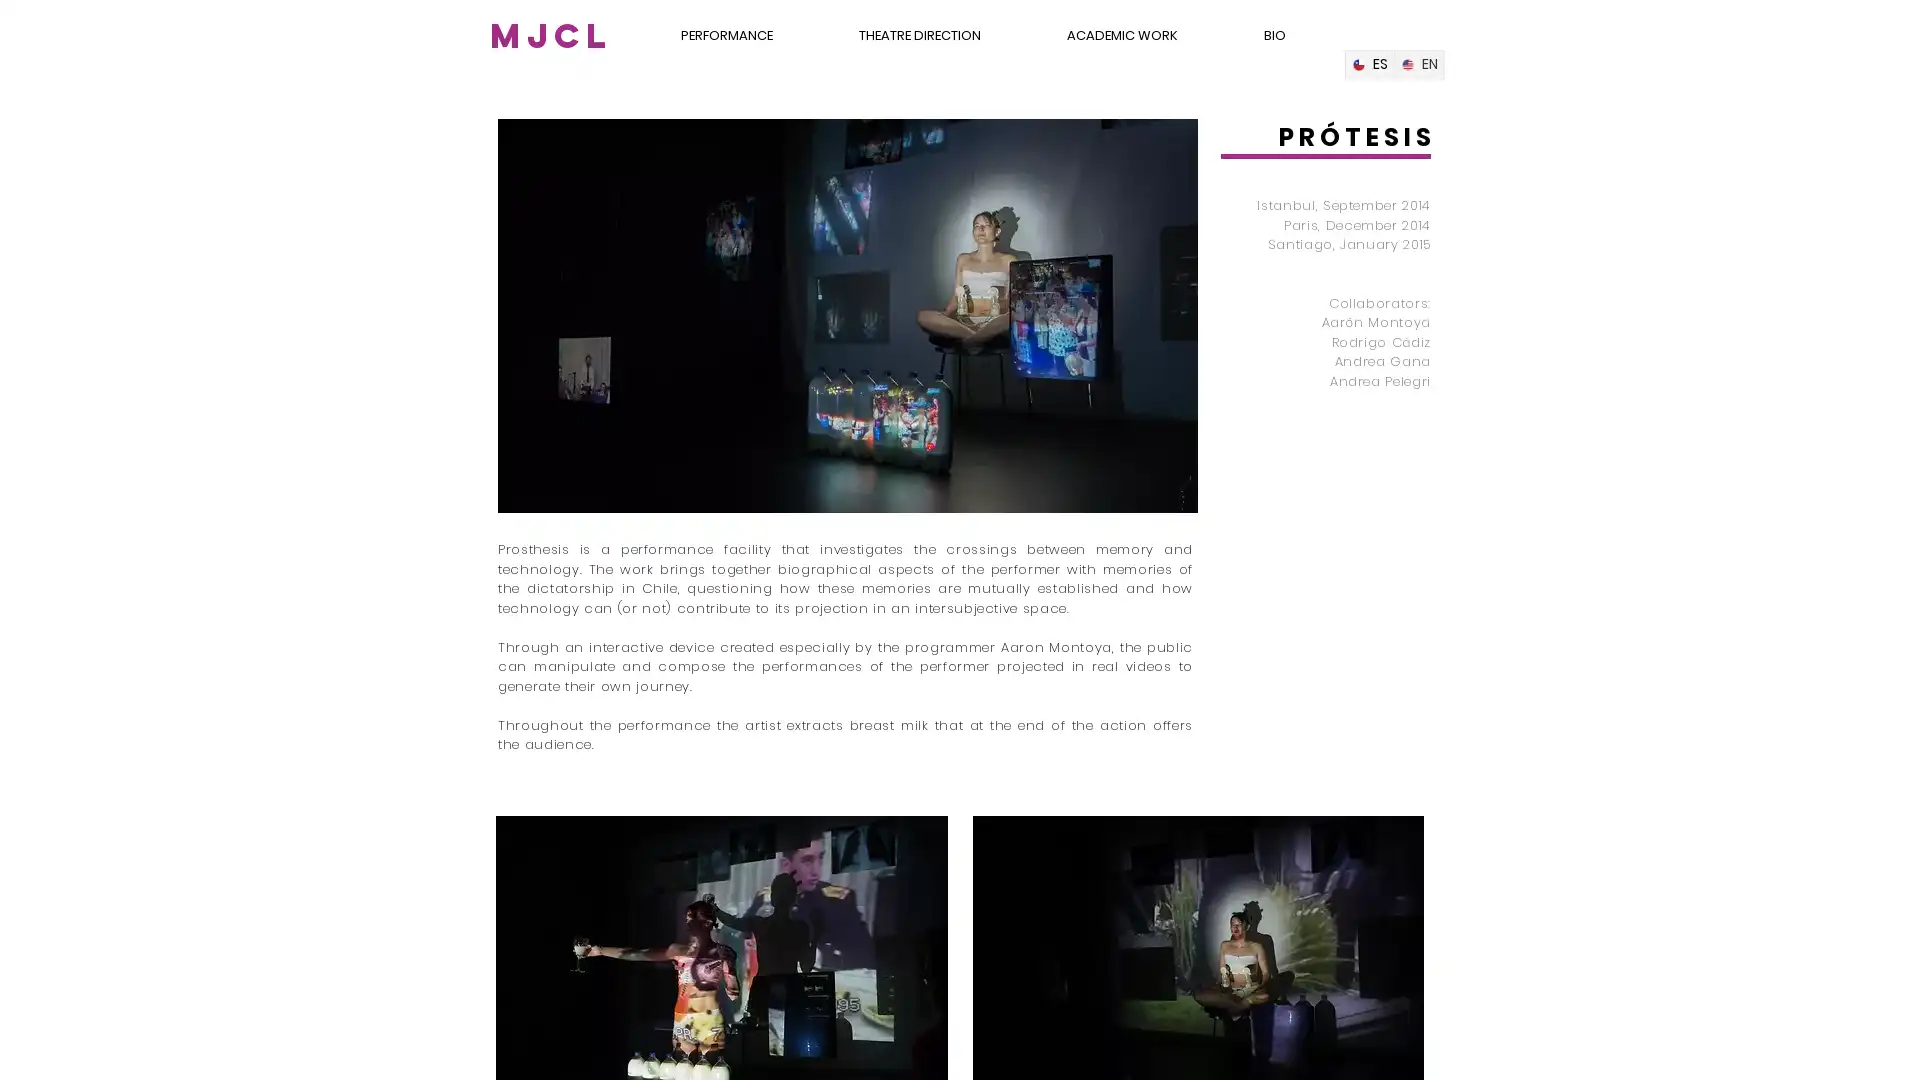 The image size is (1920, 1080). What do you see at coordinates (1418, 64) in the screenshot?
I see `English` at bounding box center [1418, 64].